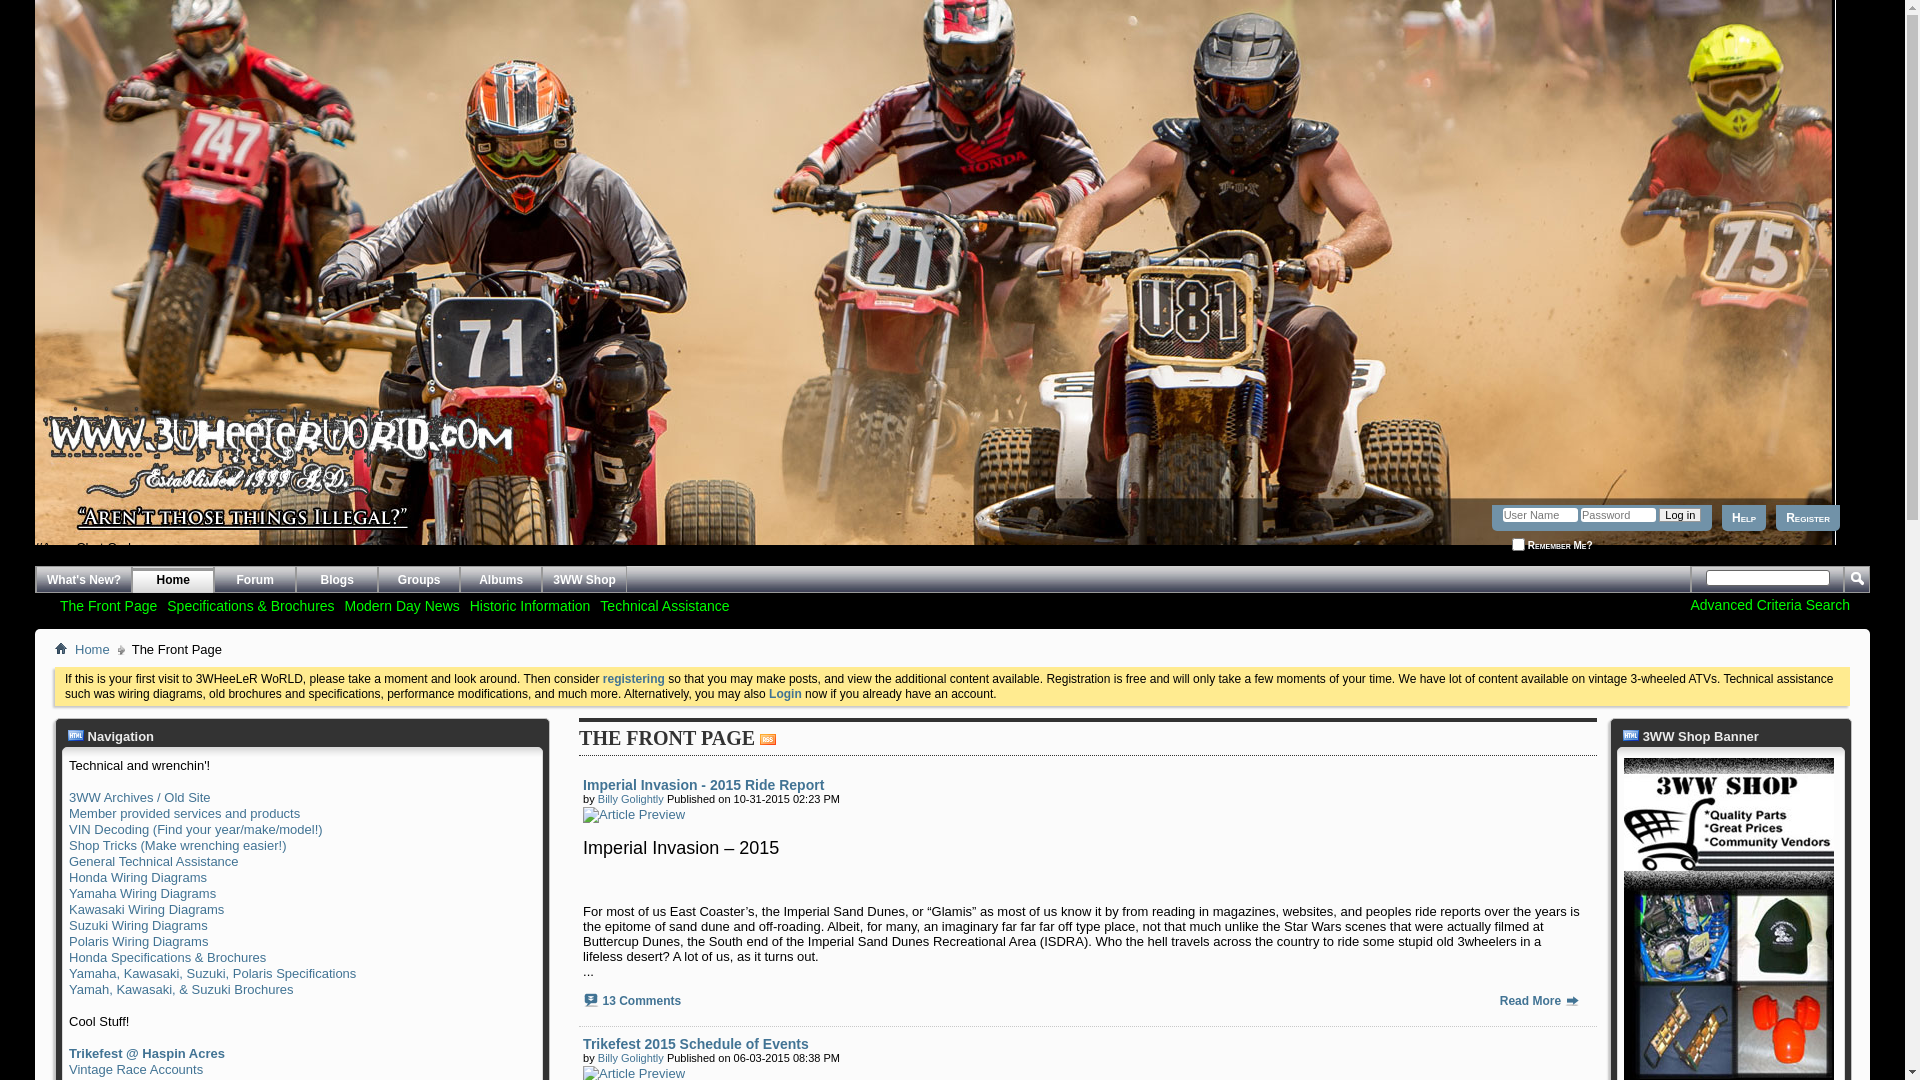 Image resolution: width=1920 pixels, height=1080 pixels. What do you see at coordinates (253, 579) in the screenshot?
I see `'Forum'` at bounding box center [253, 579].